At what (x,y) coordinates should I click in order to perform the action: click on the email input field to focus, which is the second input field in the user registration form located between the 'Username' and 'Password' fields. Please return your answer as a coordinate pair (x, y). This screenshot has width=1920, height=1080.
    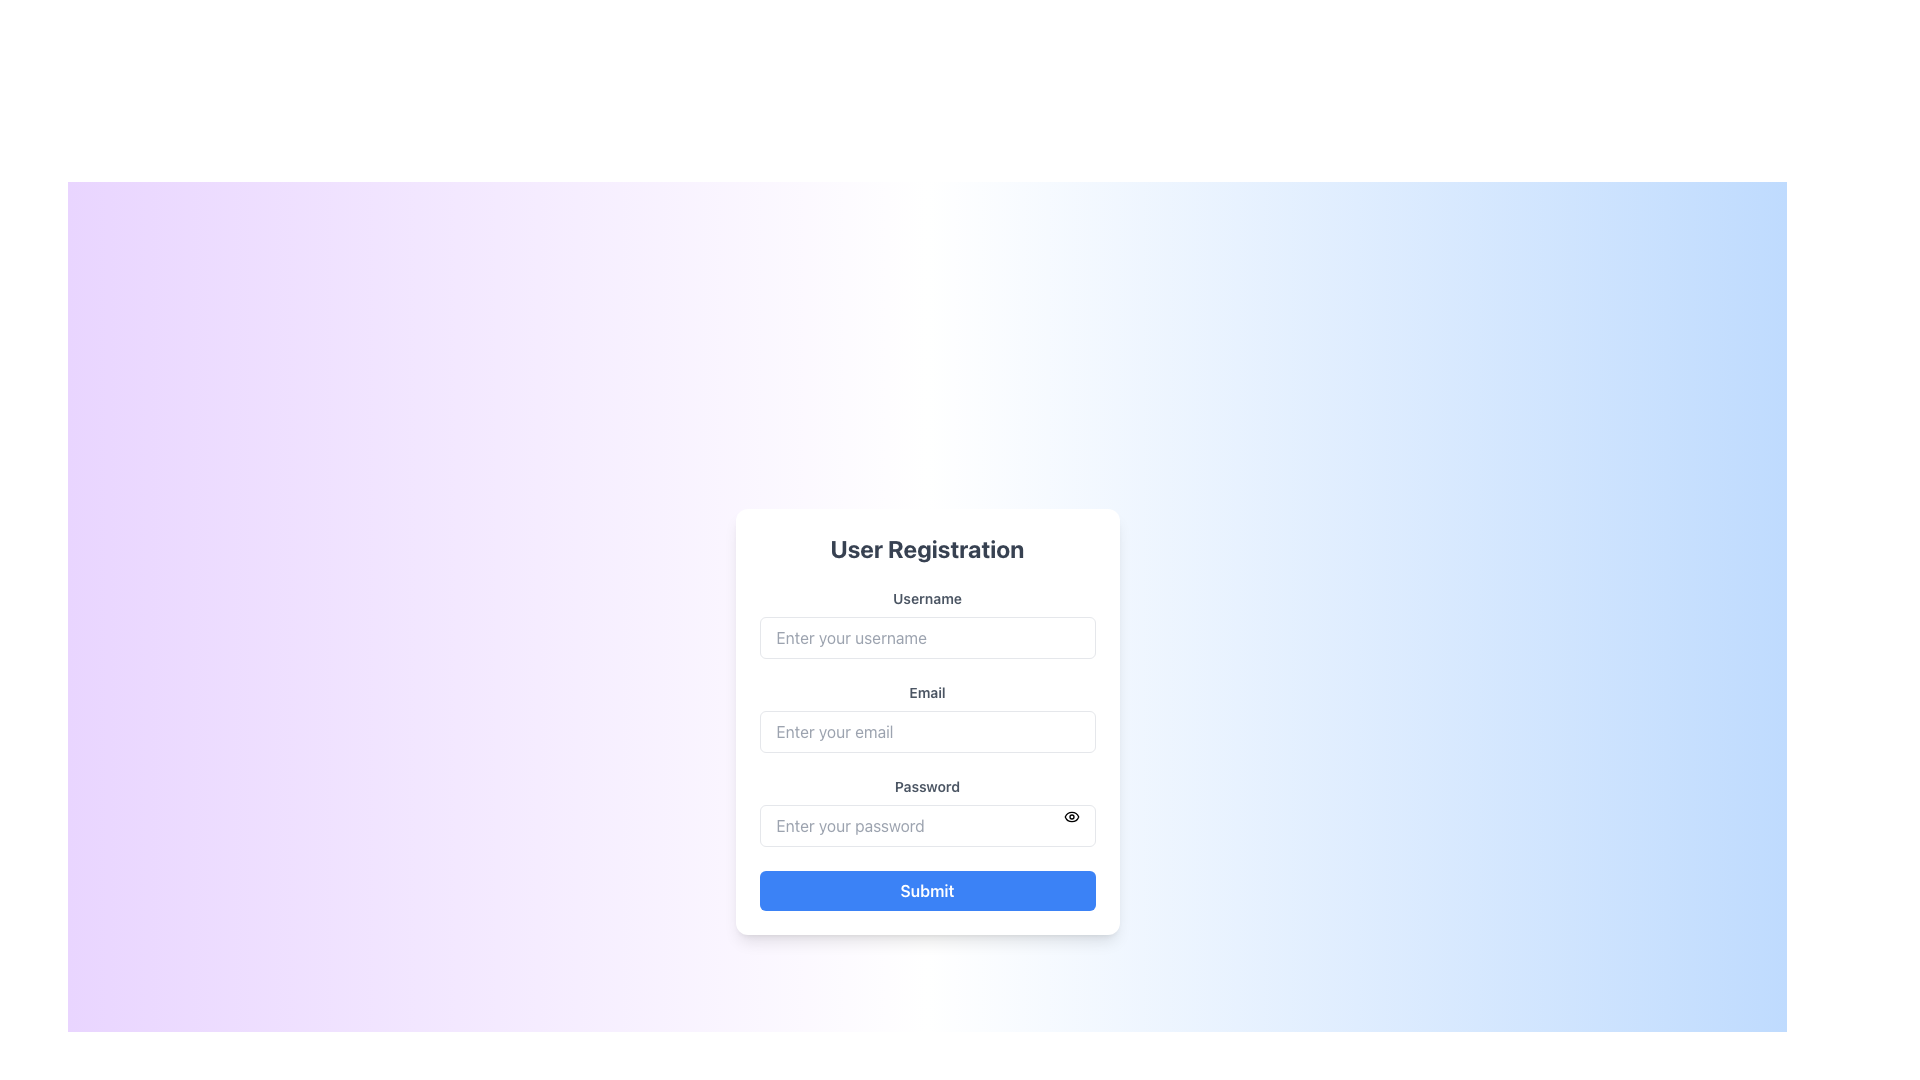
    Looking at the image, I should click on (926, 716).